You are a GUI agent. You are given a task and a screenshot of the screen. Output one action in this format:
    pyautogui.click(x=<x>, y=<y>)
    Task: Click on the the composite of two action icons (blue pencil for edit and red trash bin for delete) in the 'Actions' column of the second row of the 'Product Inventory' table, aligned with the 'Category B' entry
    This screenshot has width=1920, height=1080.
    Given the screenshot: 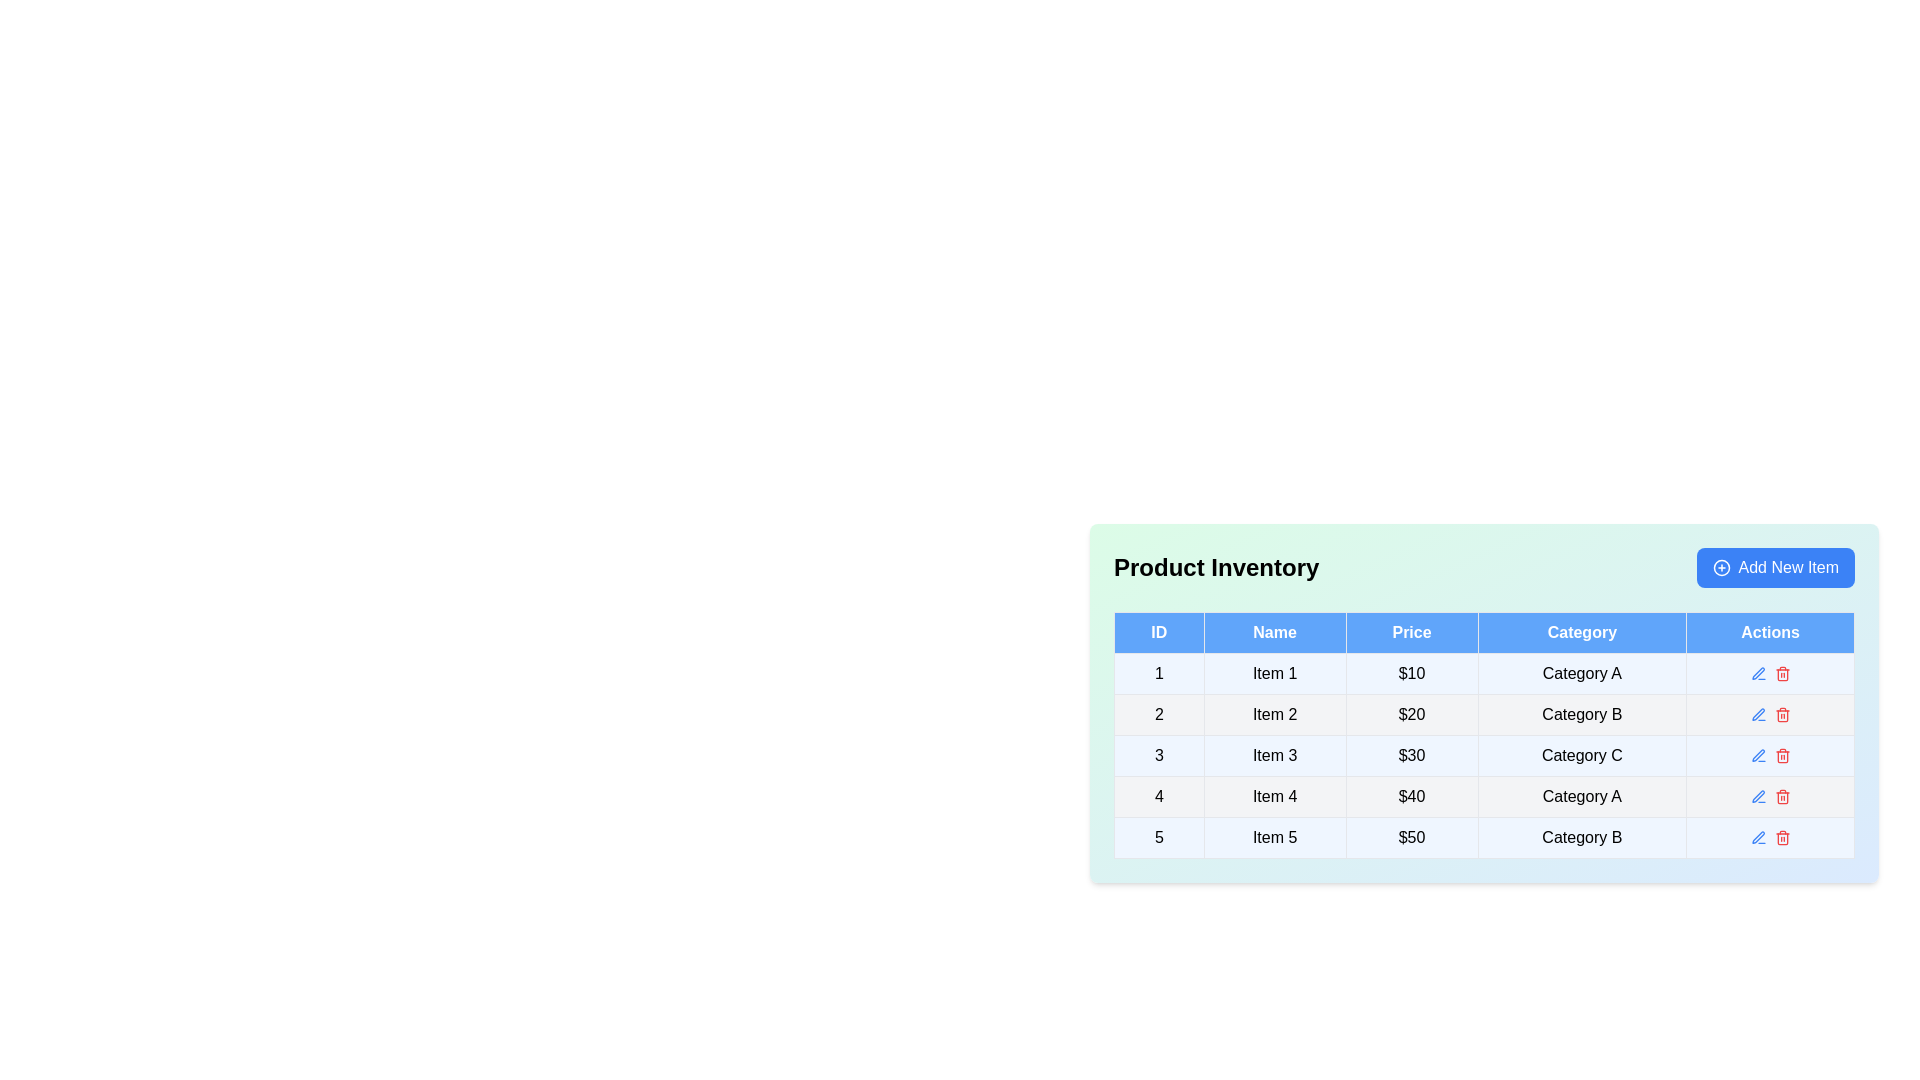 What is the action you would take?
    pyautogui.click(x=1770, y=713)
    